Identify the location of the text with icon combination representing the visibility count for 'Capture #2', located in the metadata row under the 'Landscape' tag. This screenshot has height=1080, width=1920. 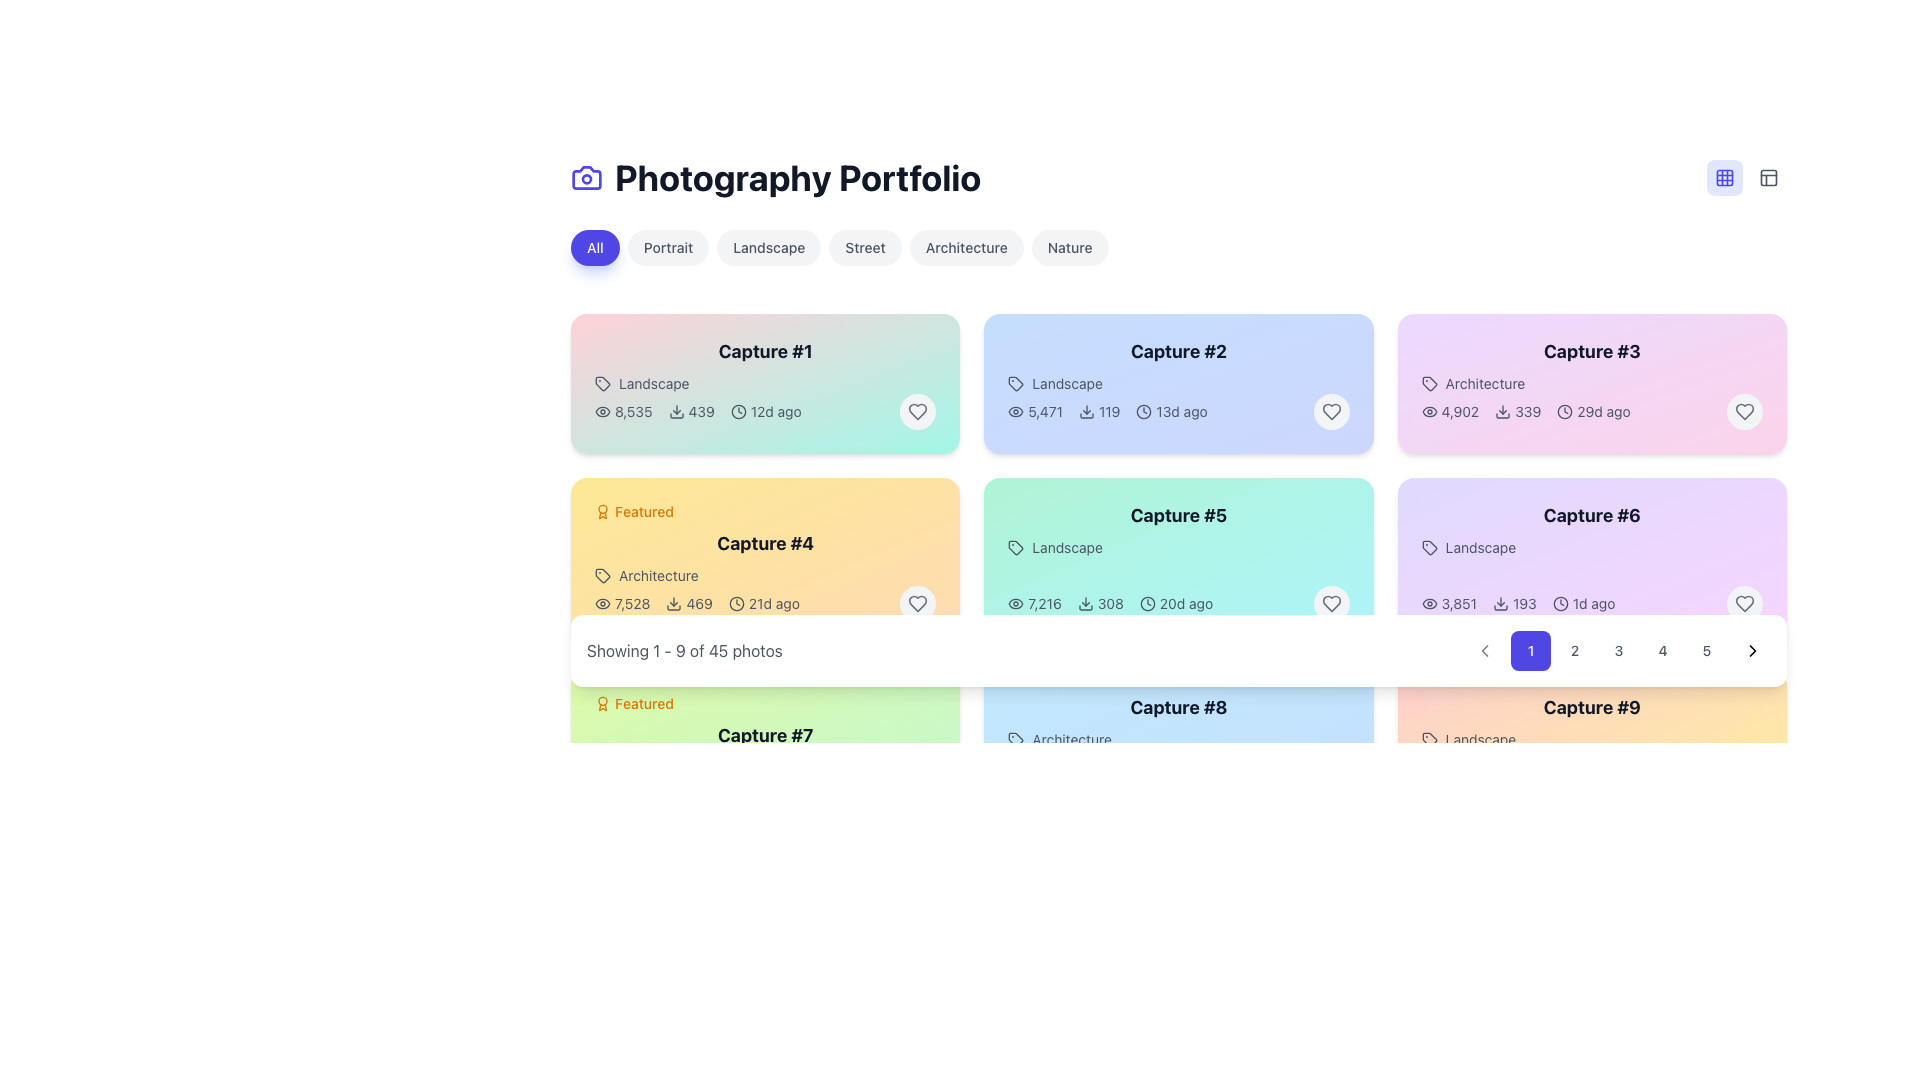
(1035, 411).